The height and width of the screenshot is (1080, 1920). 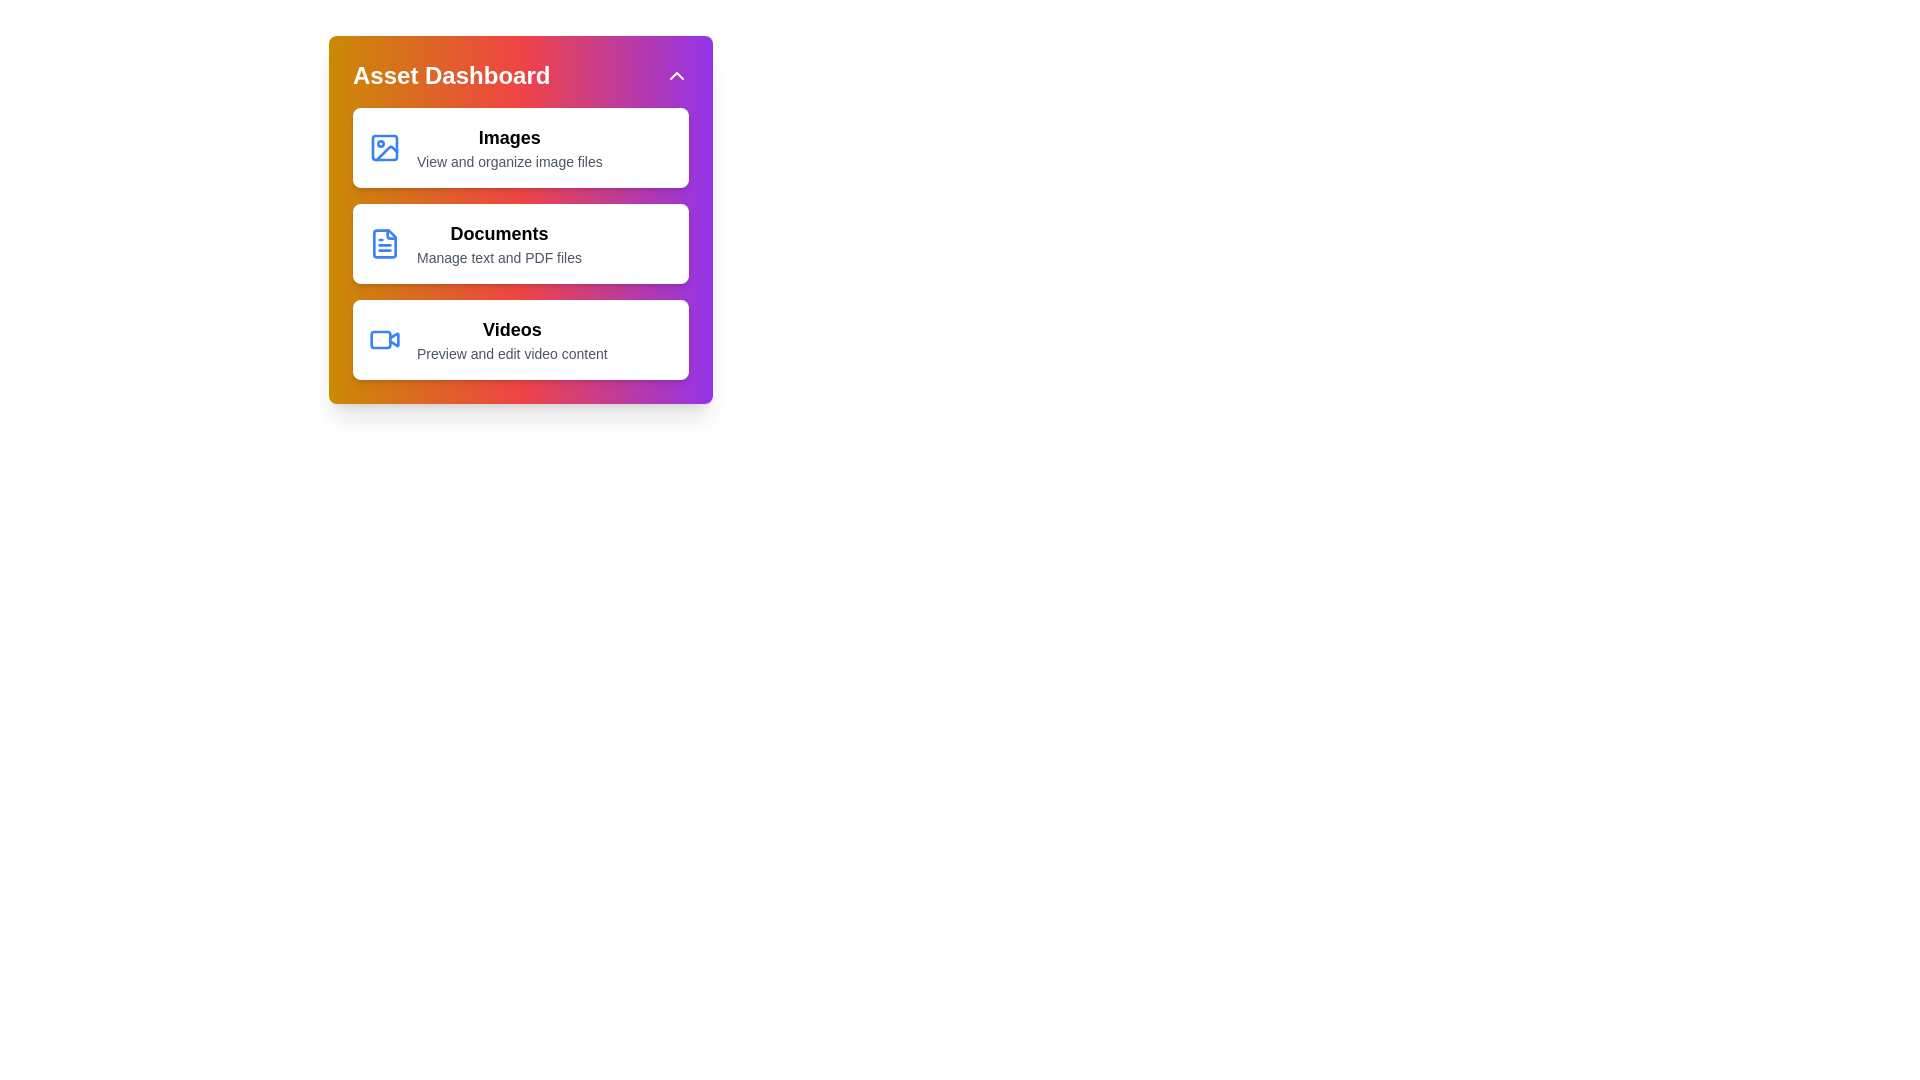 I want to click on the media item corresponding to Videos, so click(x=521, y=338).